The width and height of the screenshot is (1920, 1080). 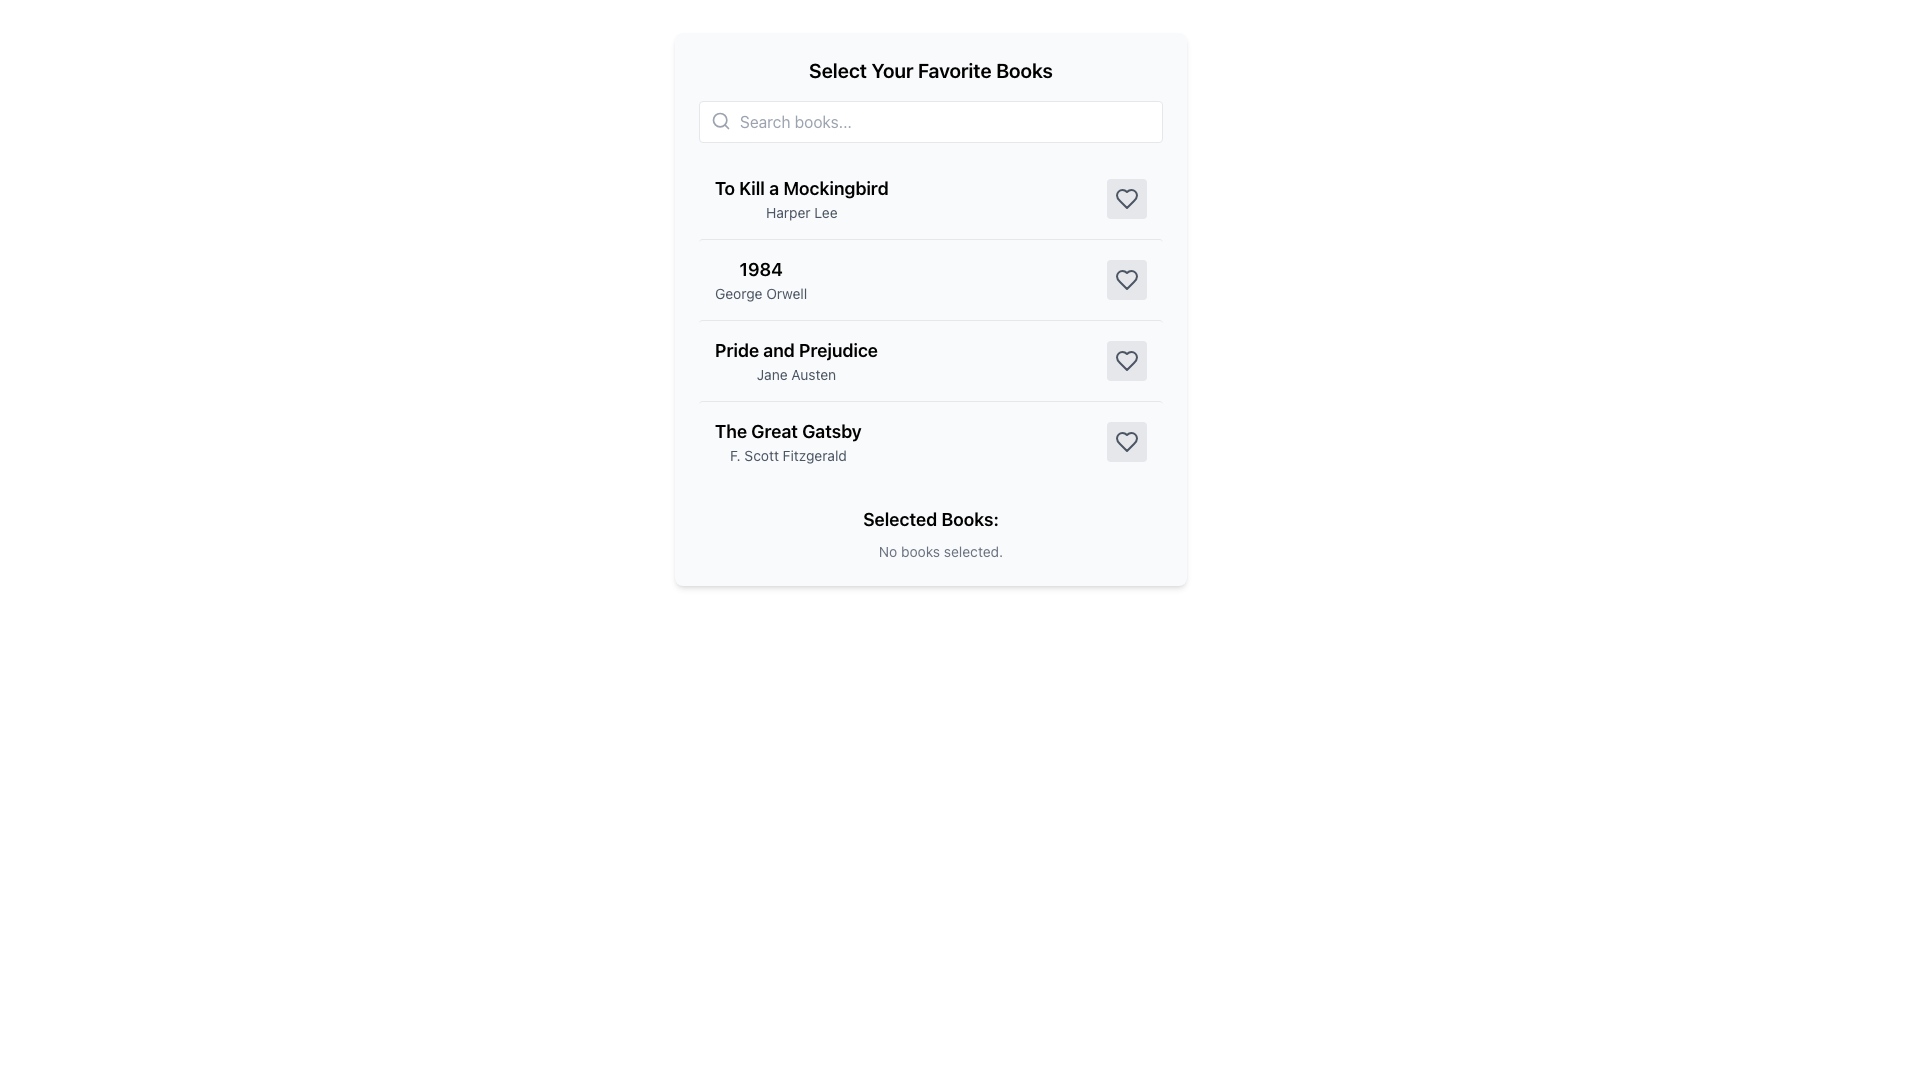 What do you see at coordinates (930, 360) in the screenshot?
I see `the list item displaying 'Pride and Prejudice' by Jane Austen to view more details about the book` at bounding box center [930, 360].